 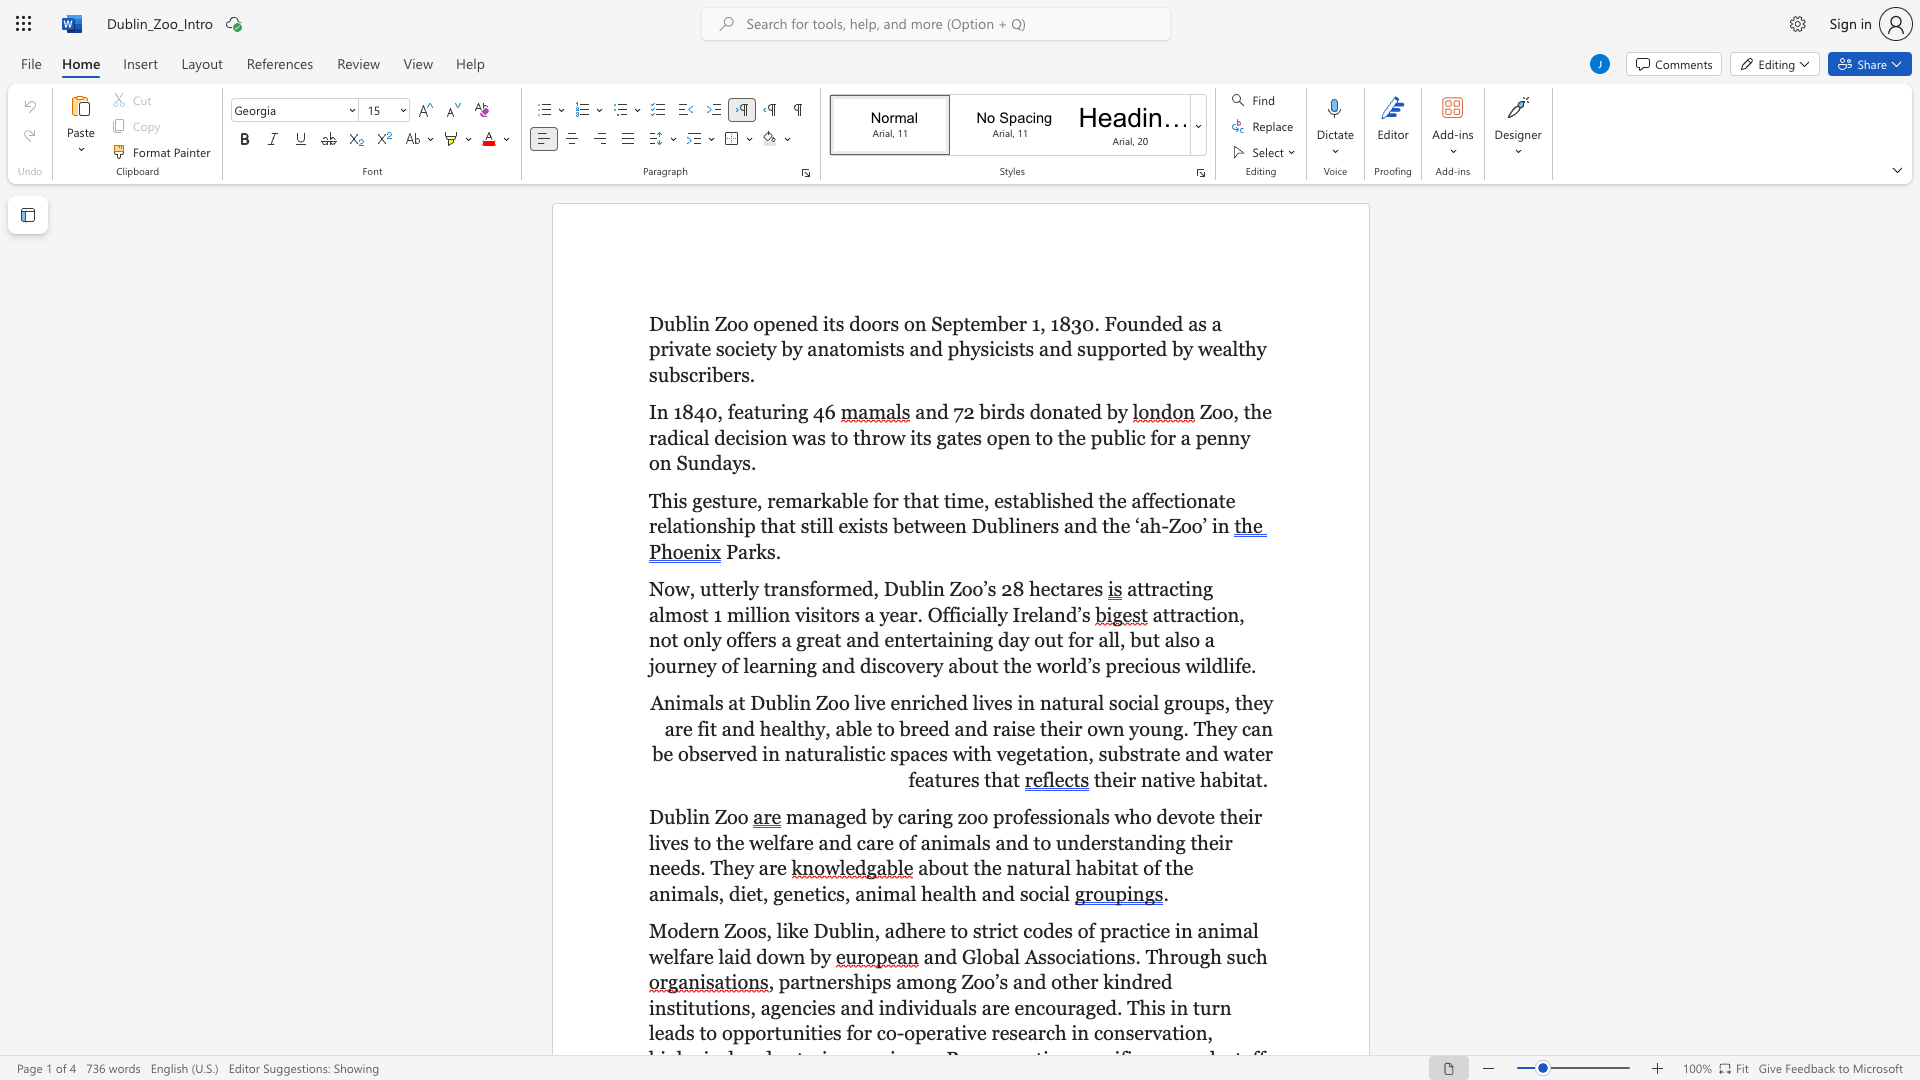 What do you see at coordinates (991, 665) in the screenshot?
I see `the subset text "t the world’s precious wil" within the text "a great and entertaining day out for all, but also a journey of learning and discovery about the world’s precious wildlife"` at bounding box center [991, 665].